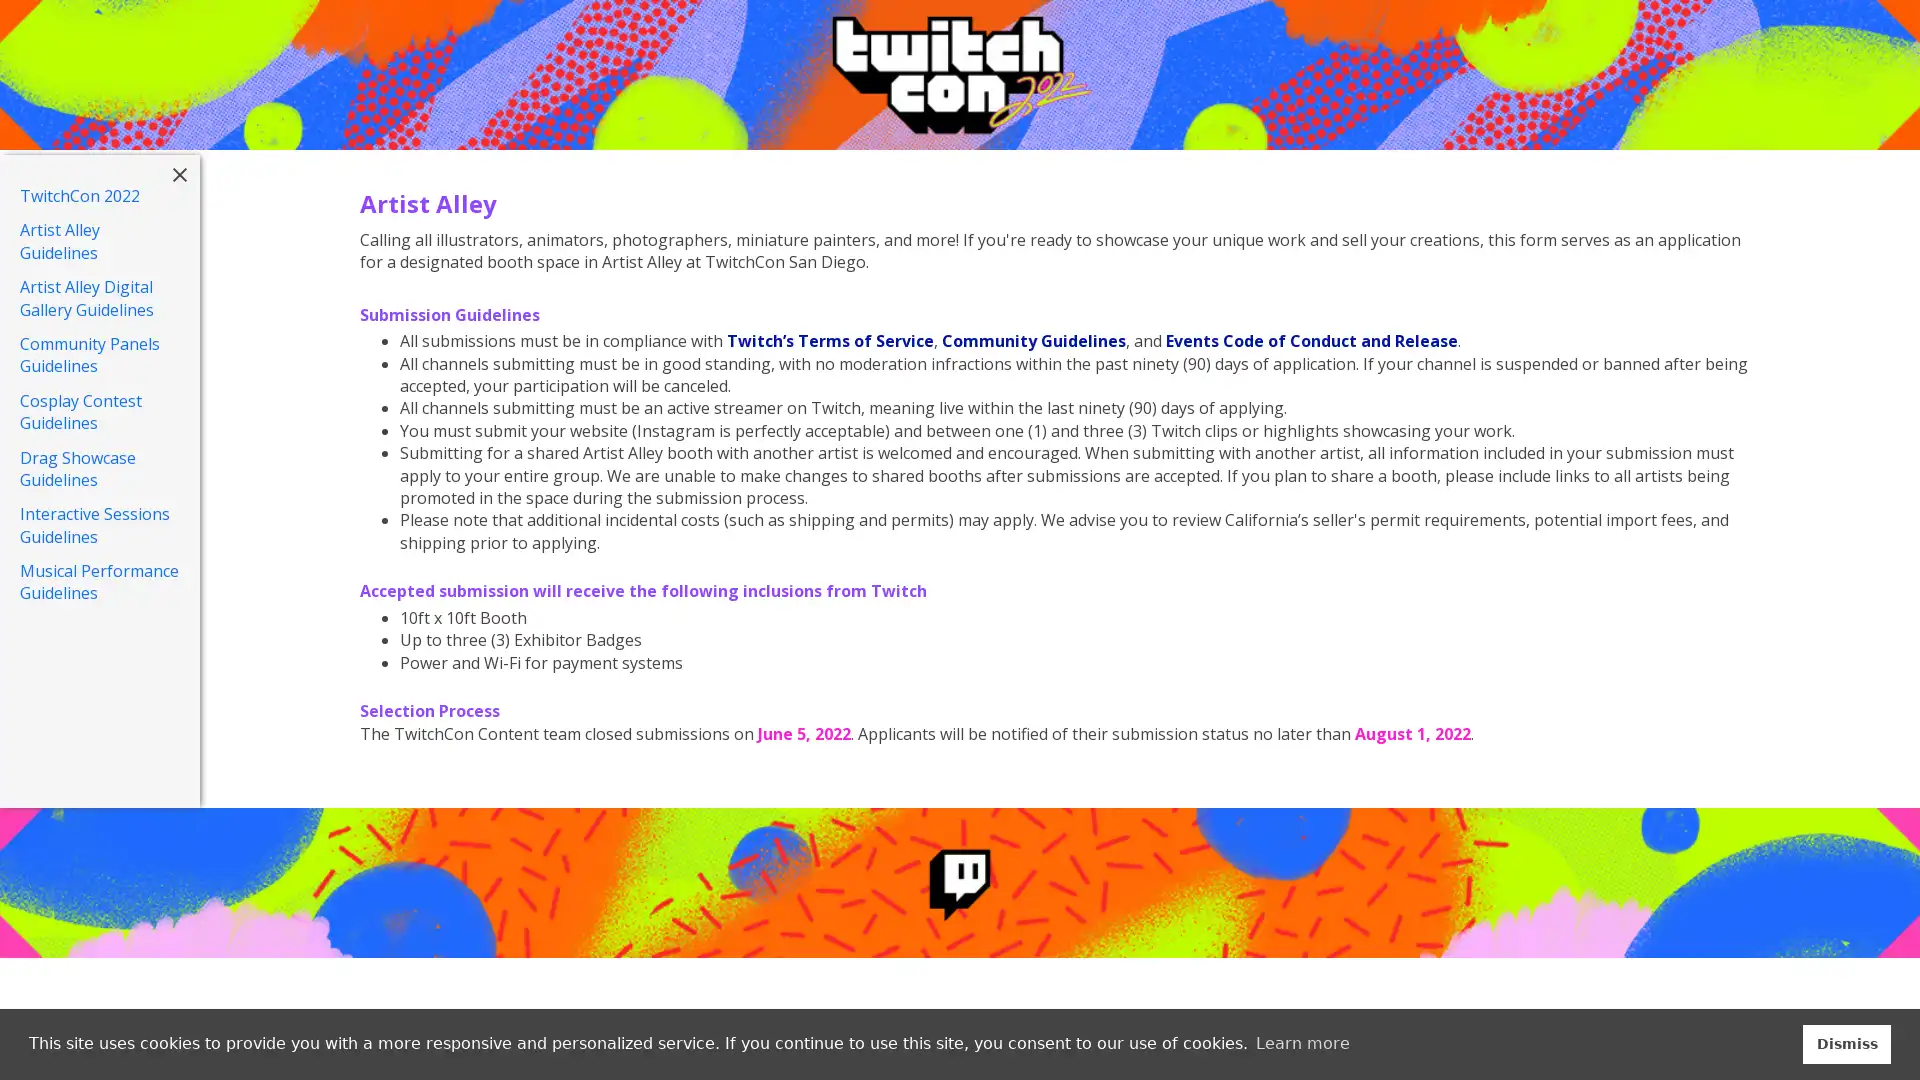  What do you see at coordinates (1846, 1043) in the screenshot?
I see `dismiss cookie message` at bounding box center [1846, 1043].